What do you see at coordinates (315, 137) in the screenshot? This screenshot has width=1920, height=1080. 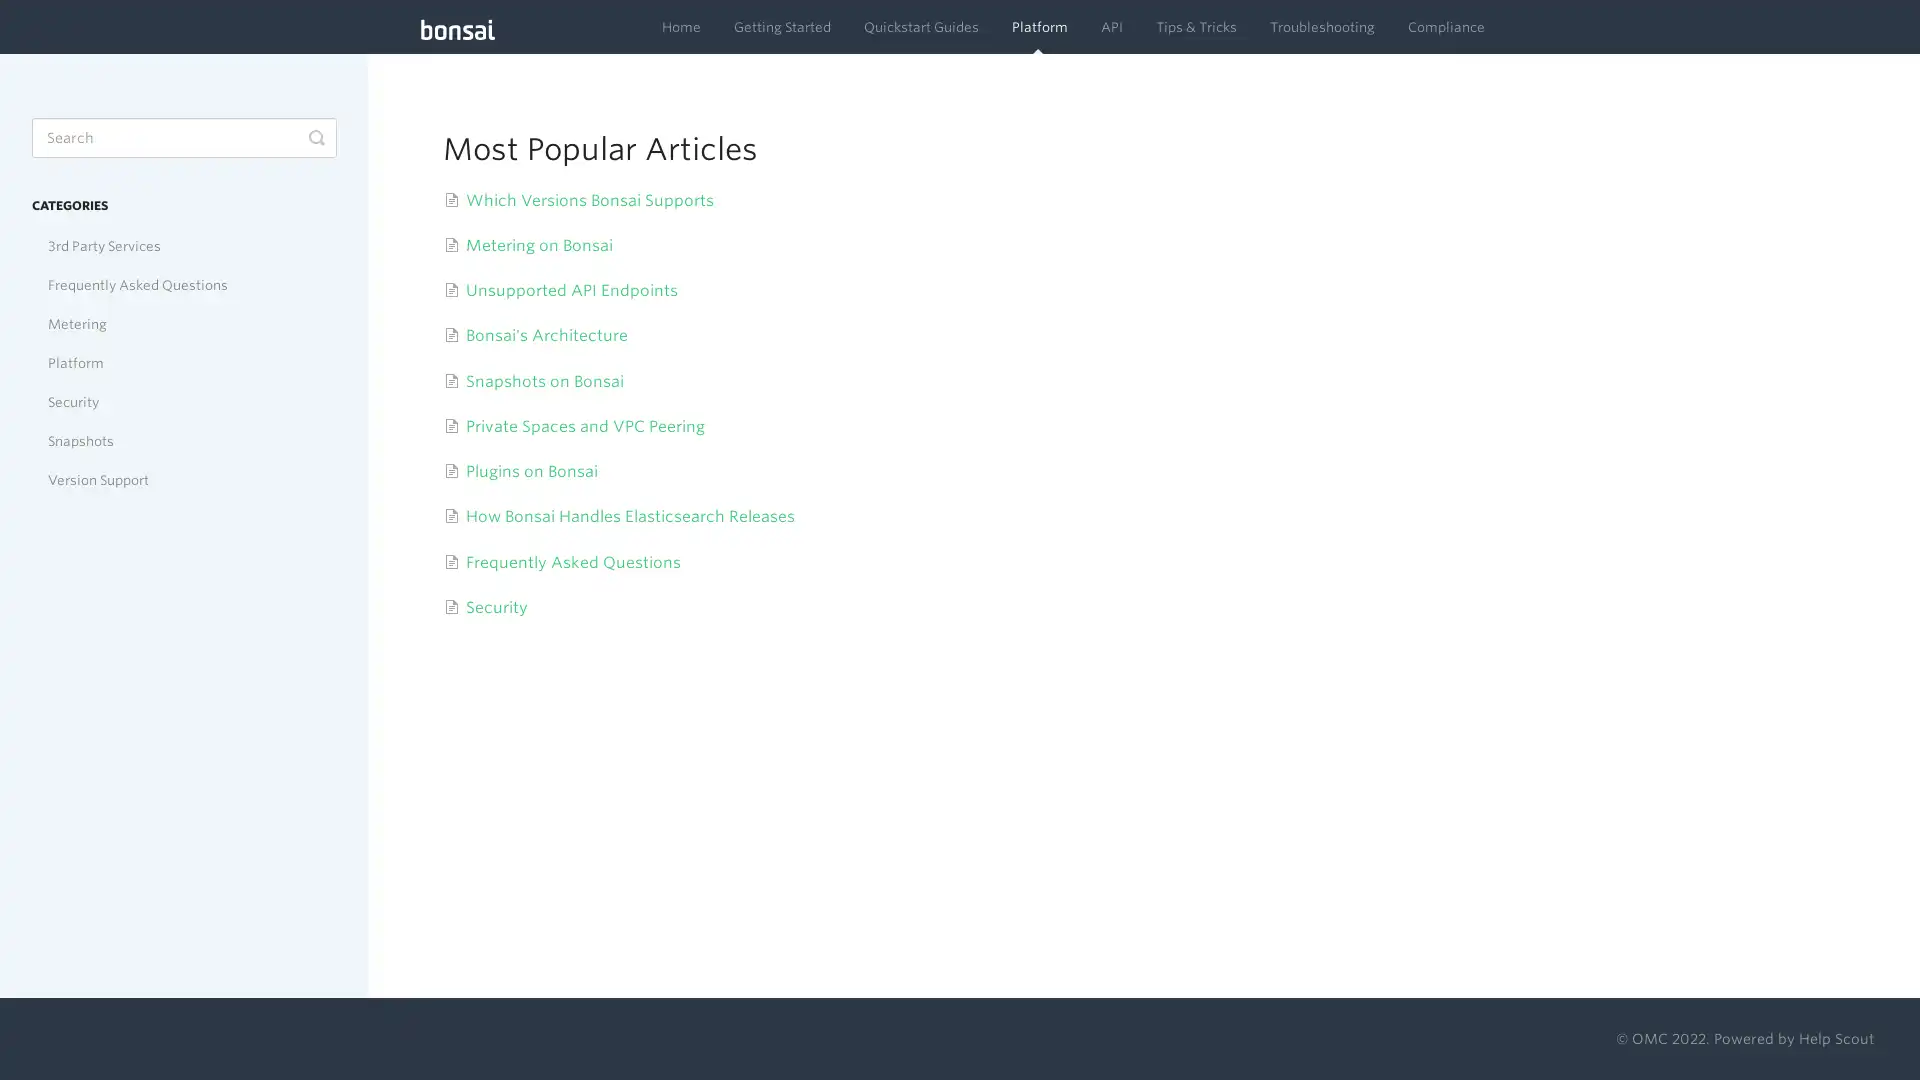 I see `Toggle Search` at bounding box center [315, 137].